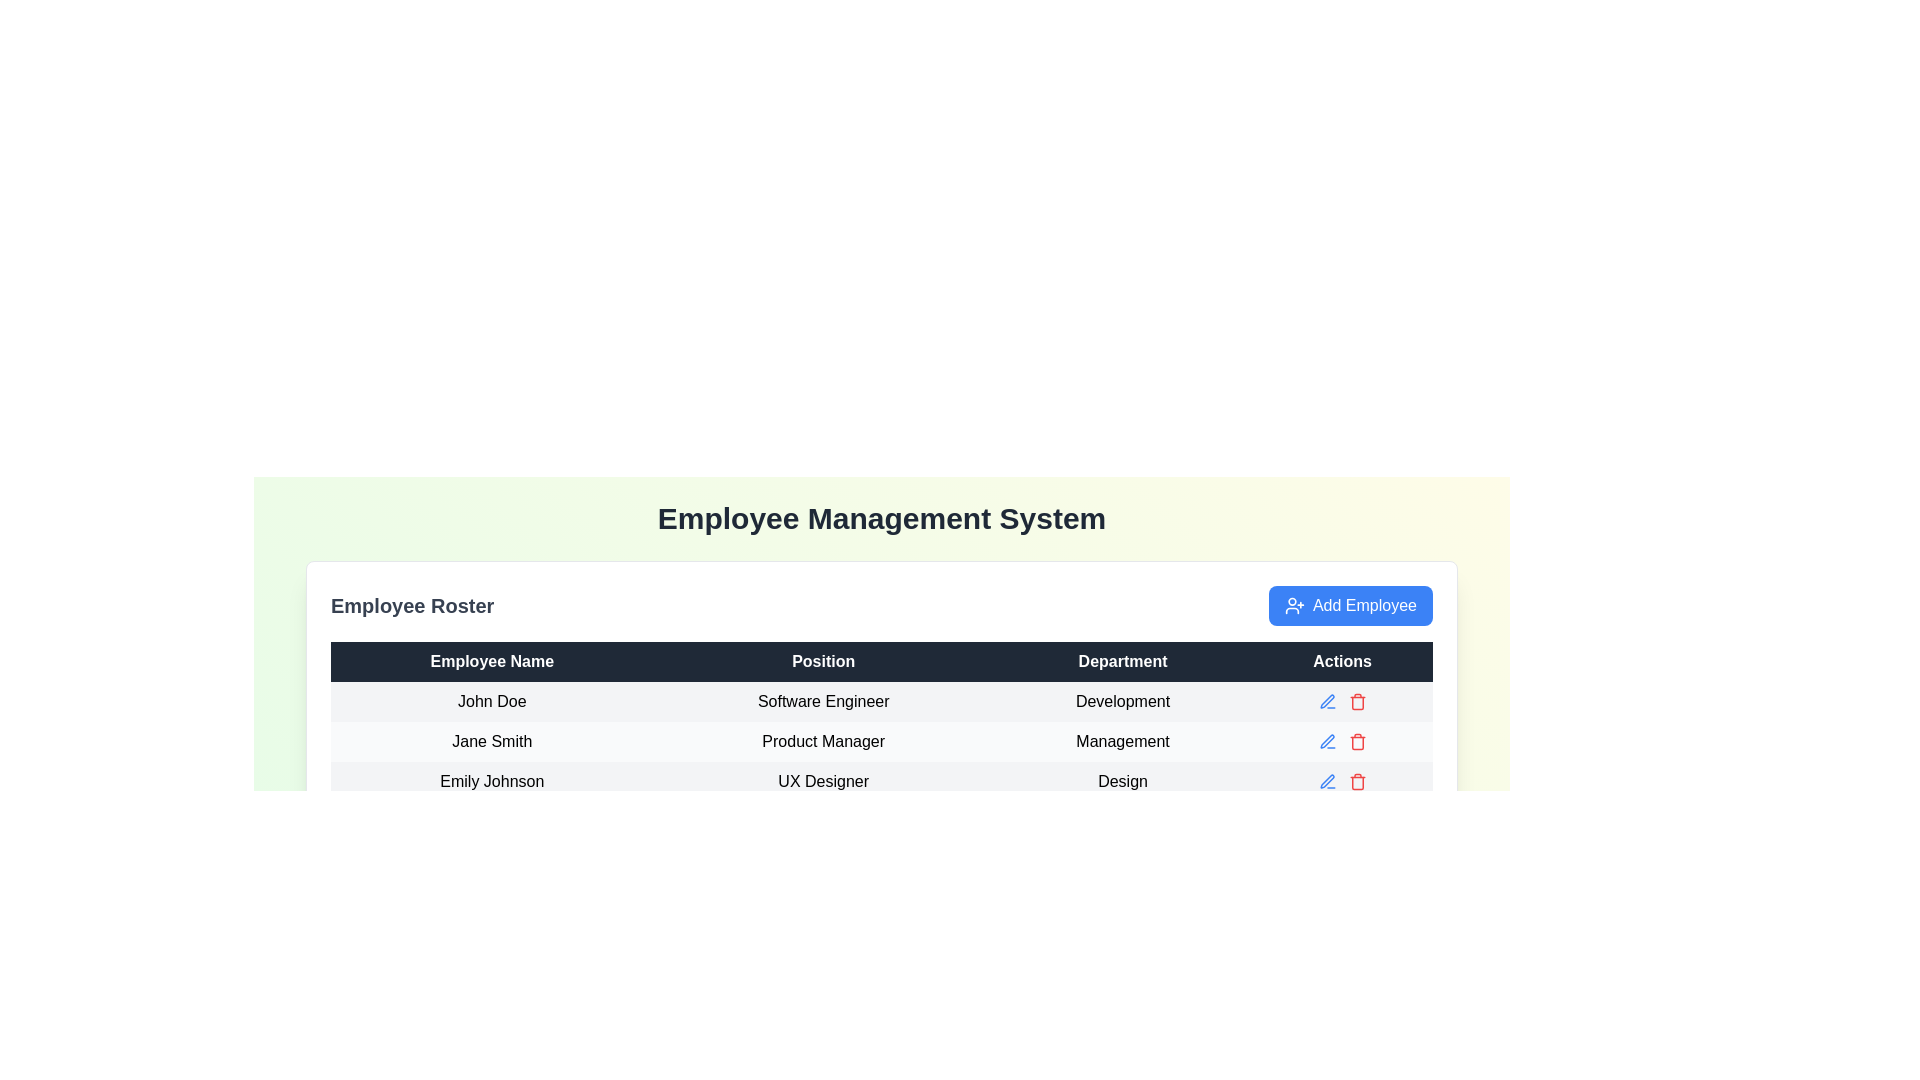 The image size is (1920, 1080). What do you see at coordinates (1123, 741) in the screenshot?
I see `text 'Management' located in the third column of the second row of the table corresponding to 'Jane Smith'` at bounding box center [1123, 741].